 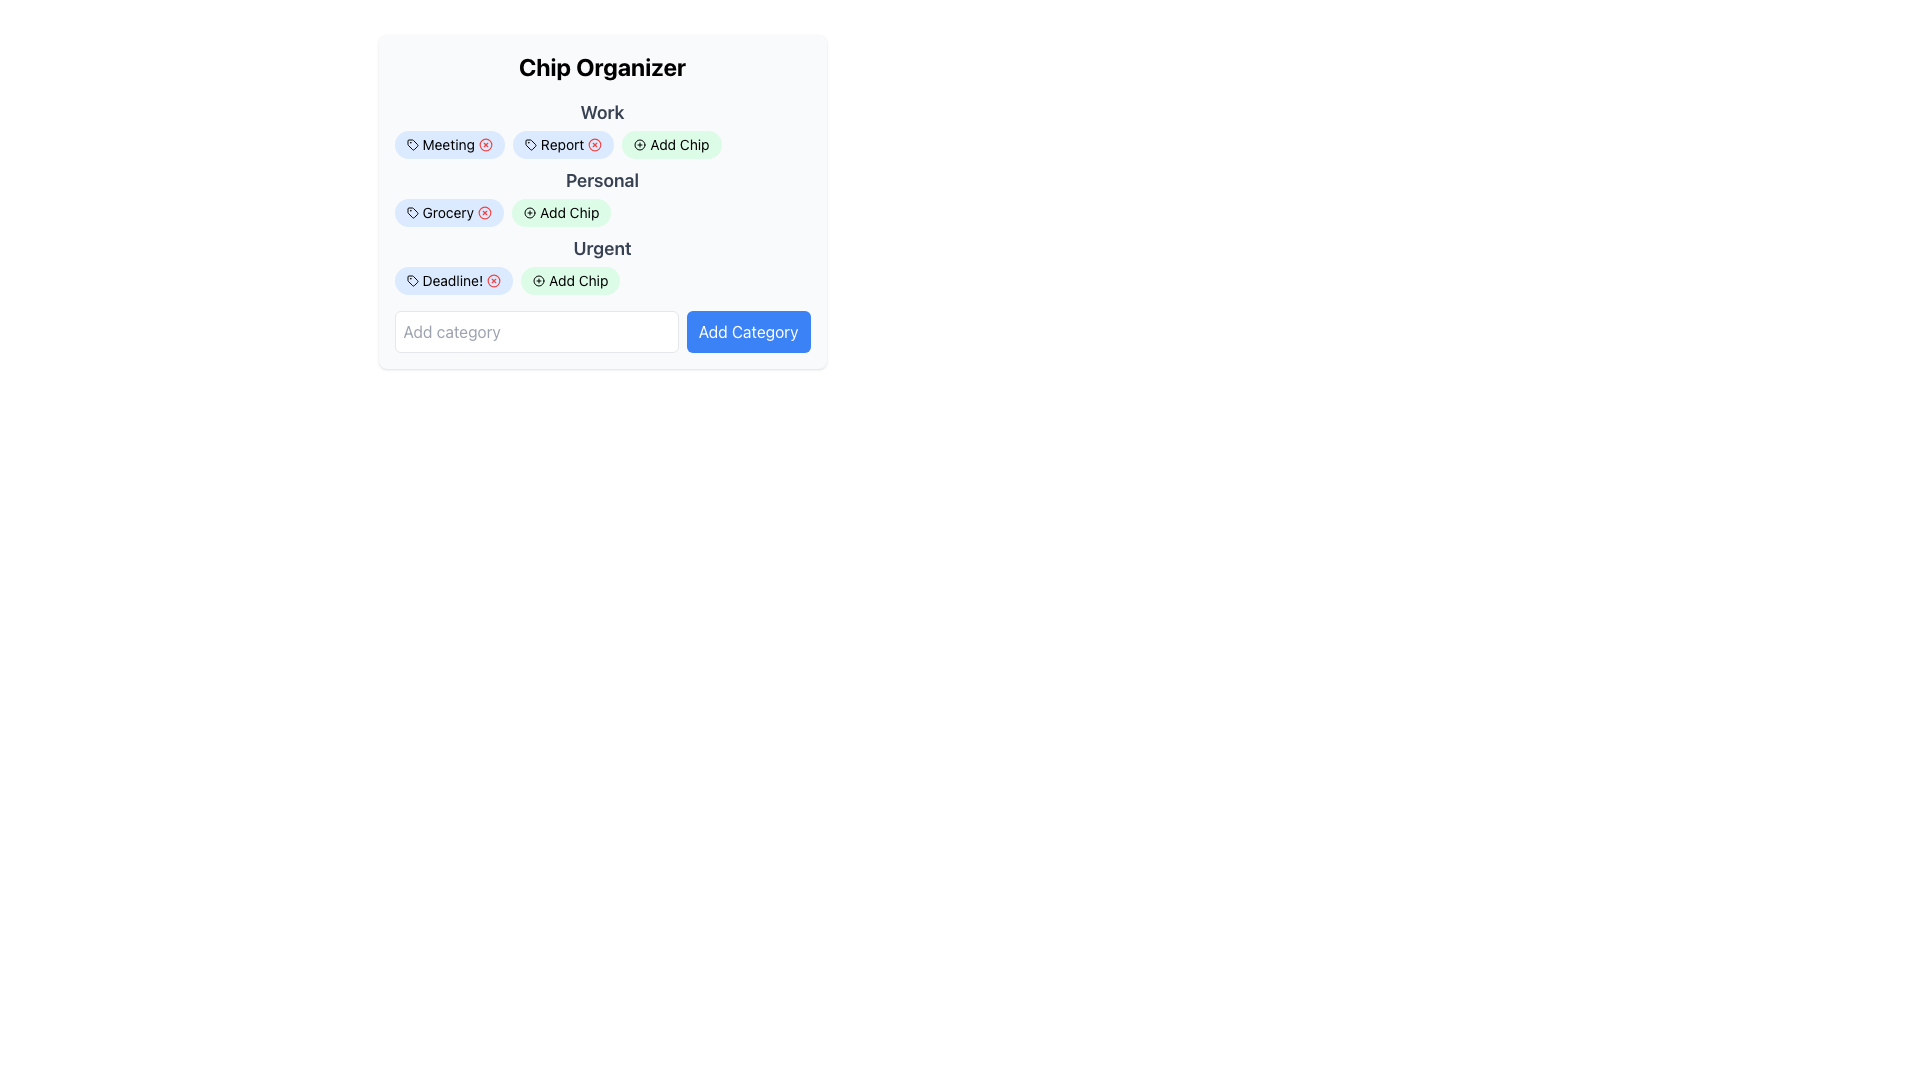 I want to click on the 'Grocery' tag-like UI component with a light blue background, located in the 'Personal' section of the 'Chip Organizer' interface, so click(x=448, y=212).